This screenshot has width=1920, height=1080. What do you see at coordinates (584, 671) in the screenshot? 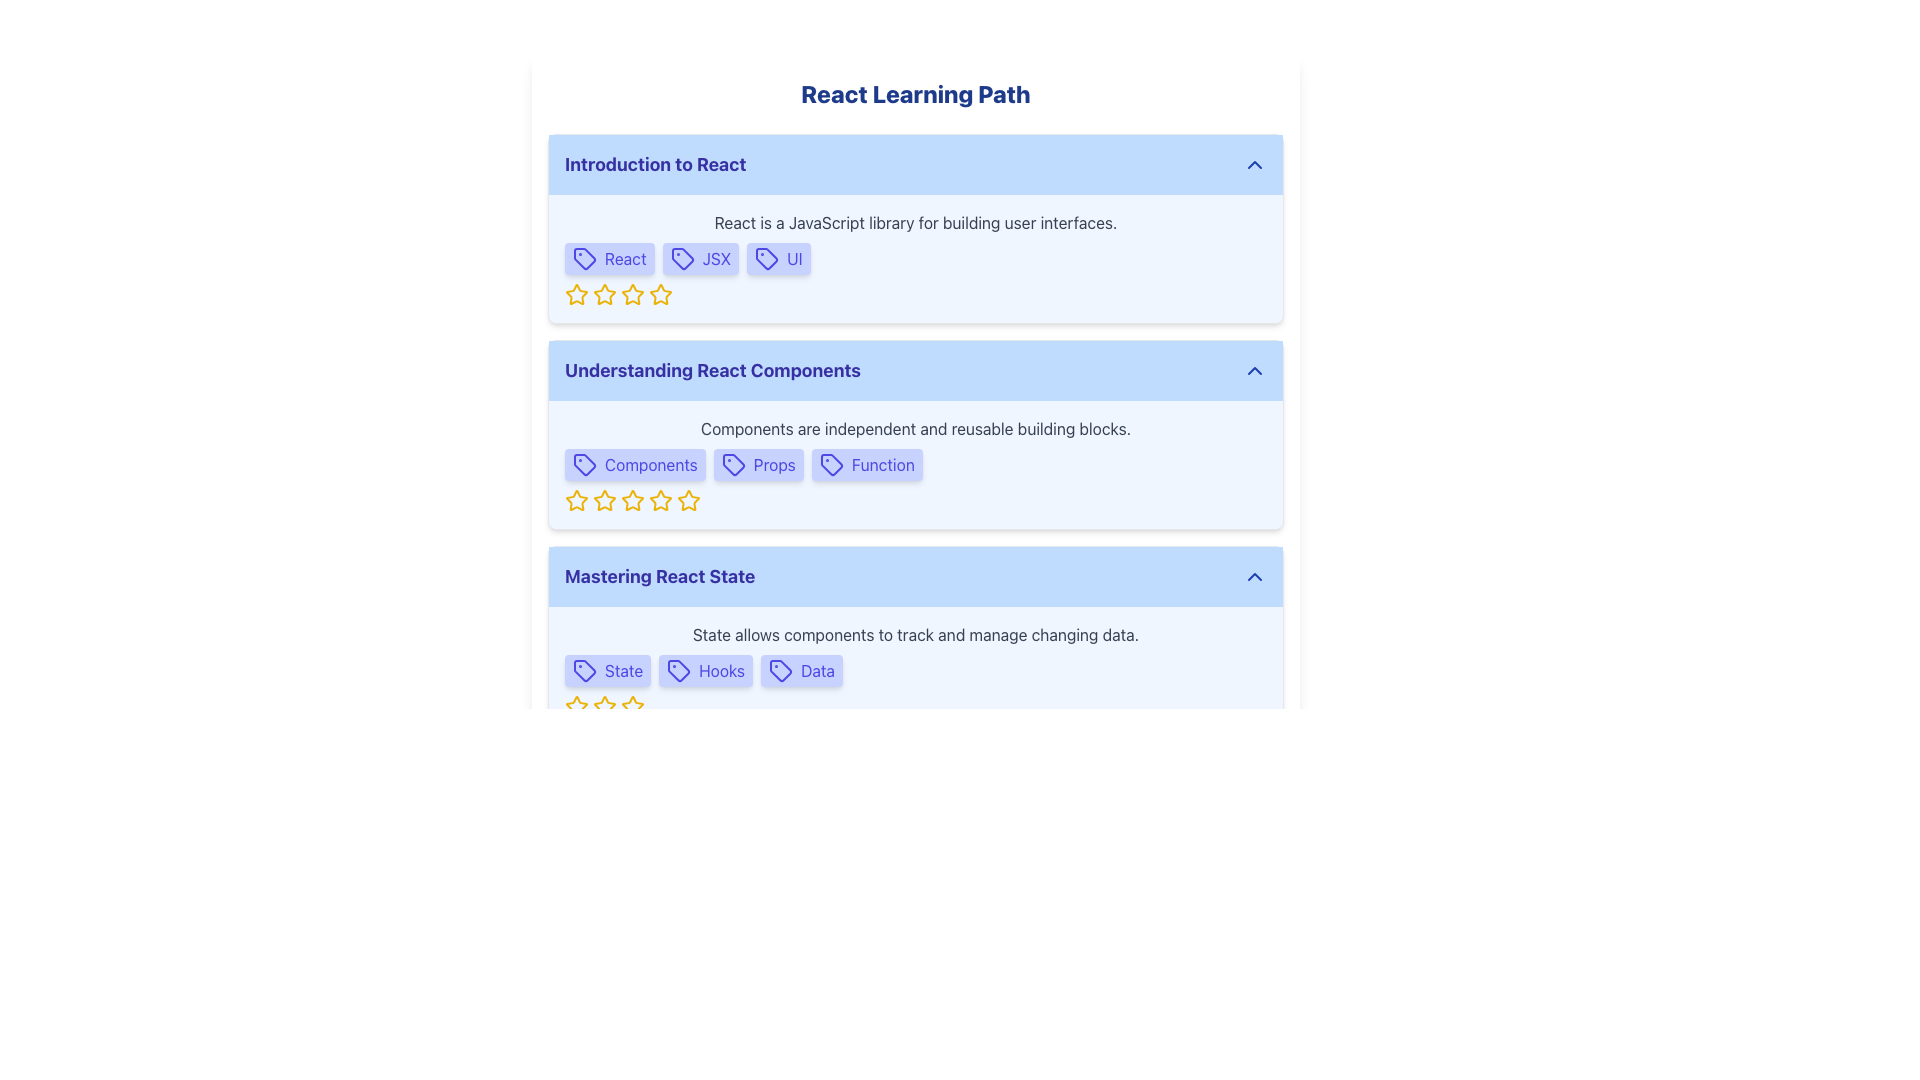
I see `the icon located at the leftmost section of the group that represents the 'State' label, positioned above the text` at bounding box center [584, 671].